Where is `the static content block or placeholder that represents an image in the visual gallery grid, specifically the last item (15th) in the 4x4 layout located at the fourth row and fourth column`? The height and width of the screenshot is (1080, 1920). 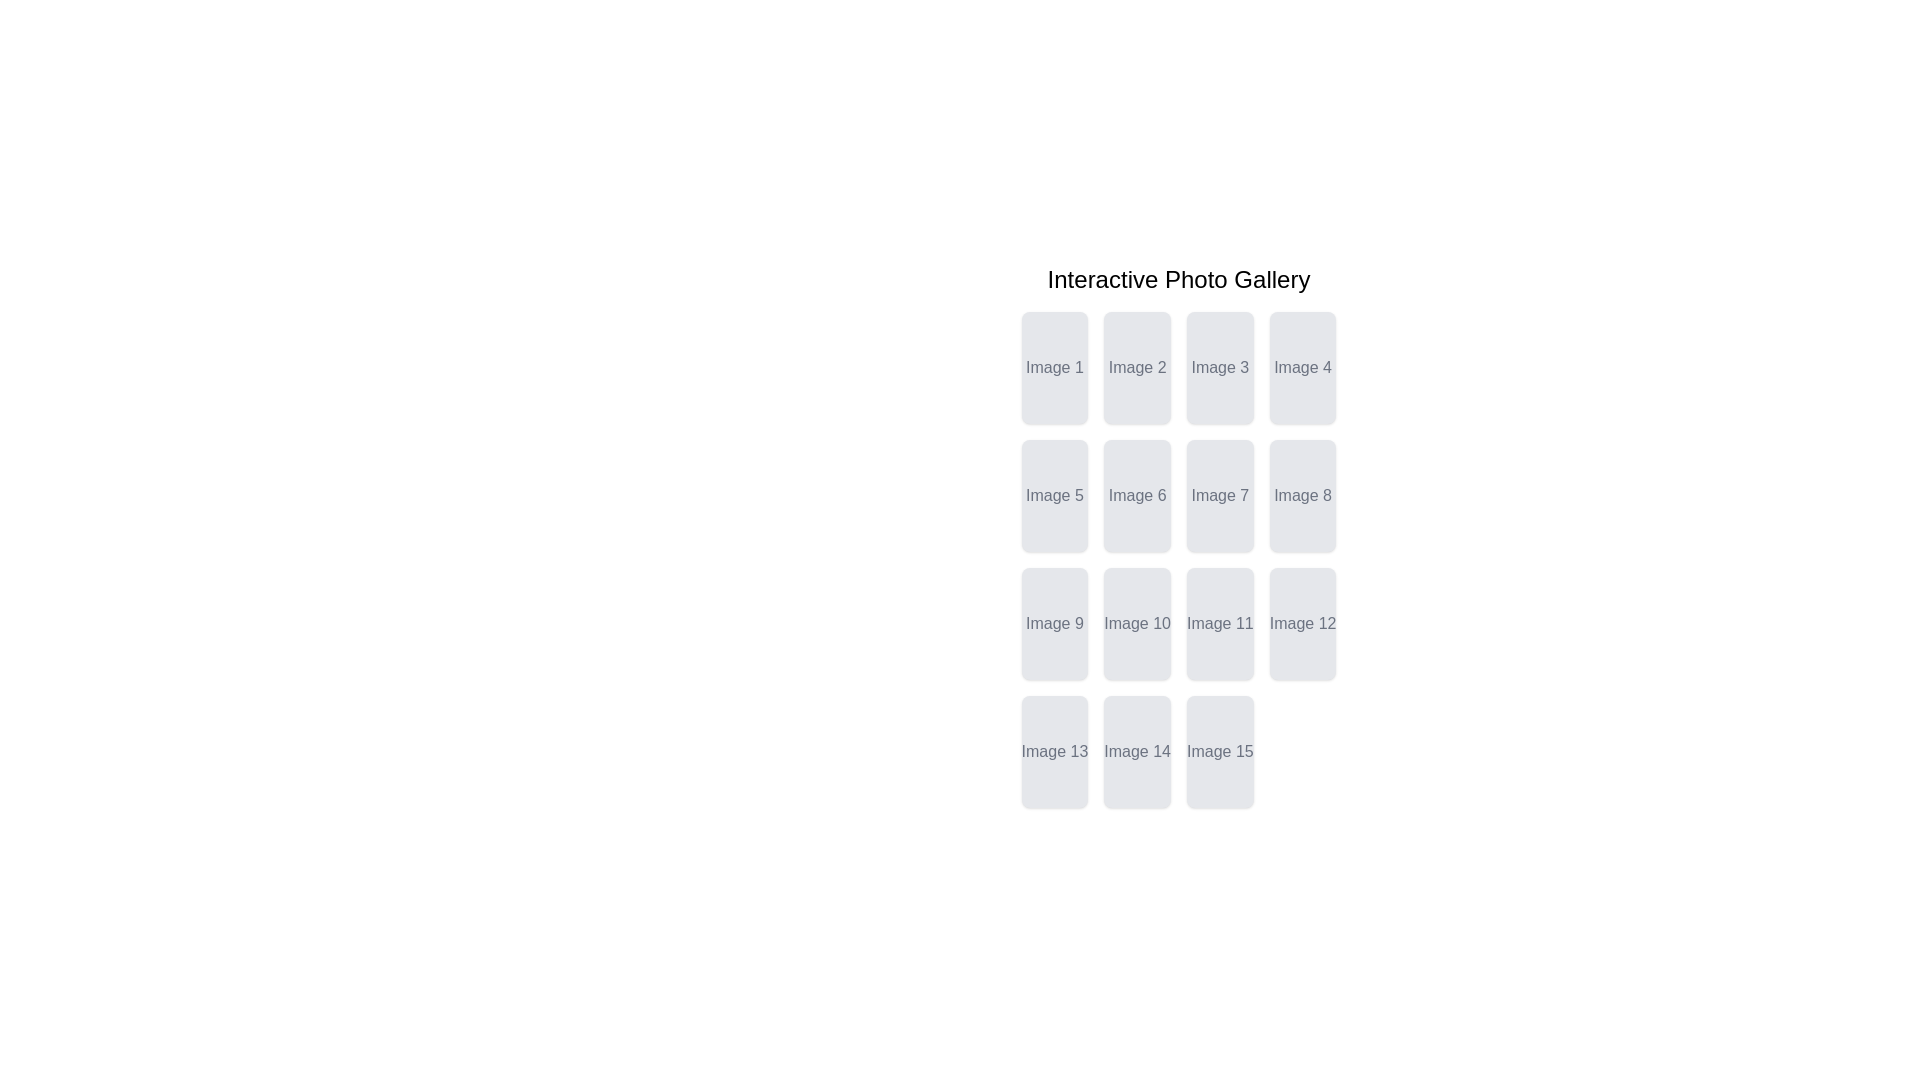
the static content block or placeholder that represents an image in the visual gallery grid, specifically the last item (15th) in the 4x4 layout located at the fourth row and fourth column is located at coordinates (1219, 752).